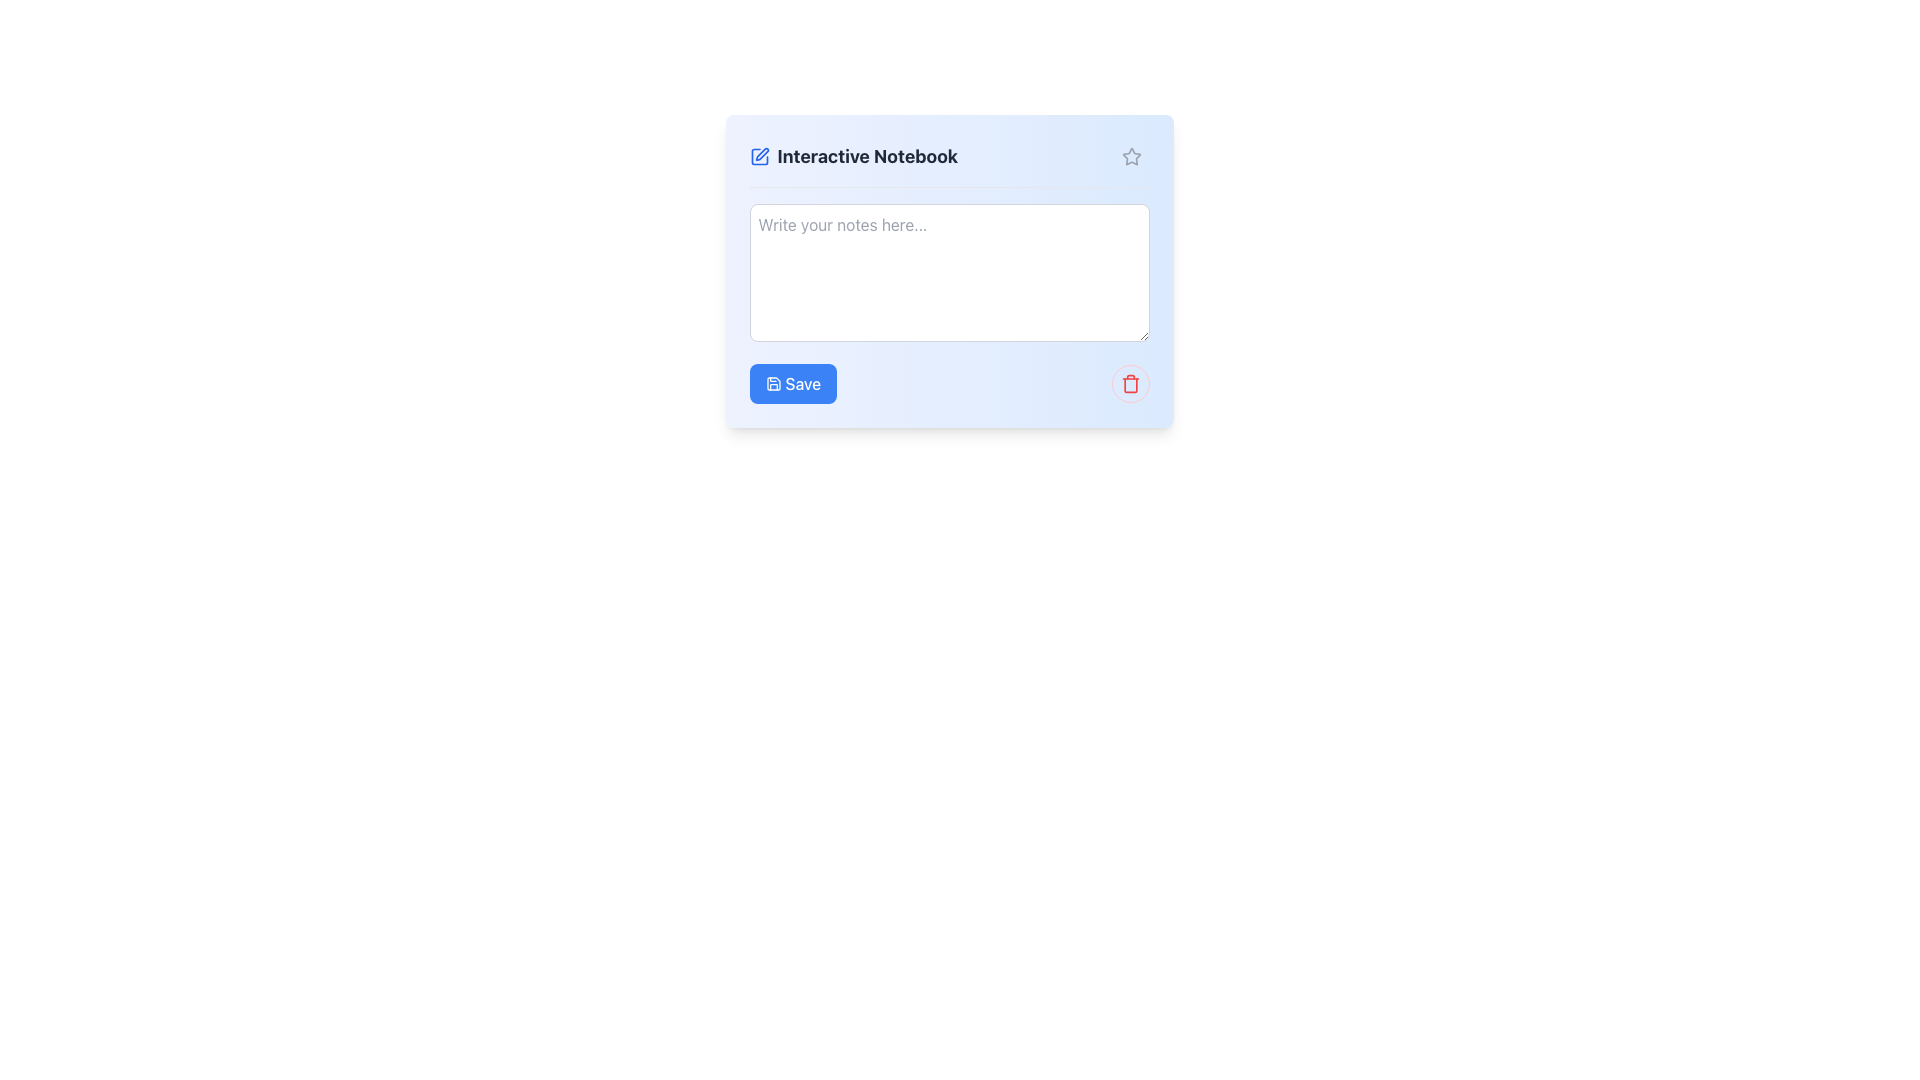 The width and height of the screenshot is (1920, 1080). Describe the element at coordinates (1131, 155) in the screenshot. I see `the star-shaped icon located in the top-right corner of the interface, which has thin lines and a hollow center` at that location.